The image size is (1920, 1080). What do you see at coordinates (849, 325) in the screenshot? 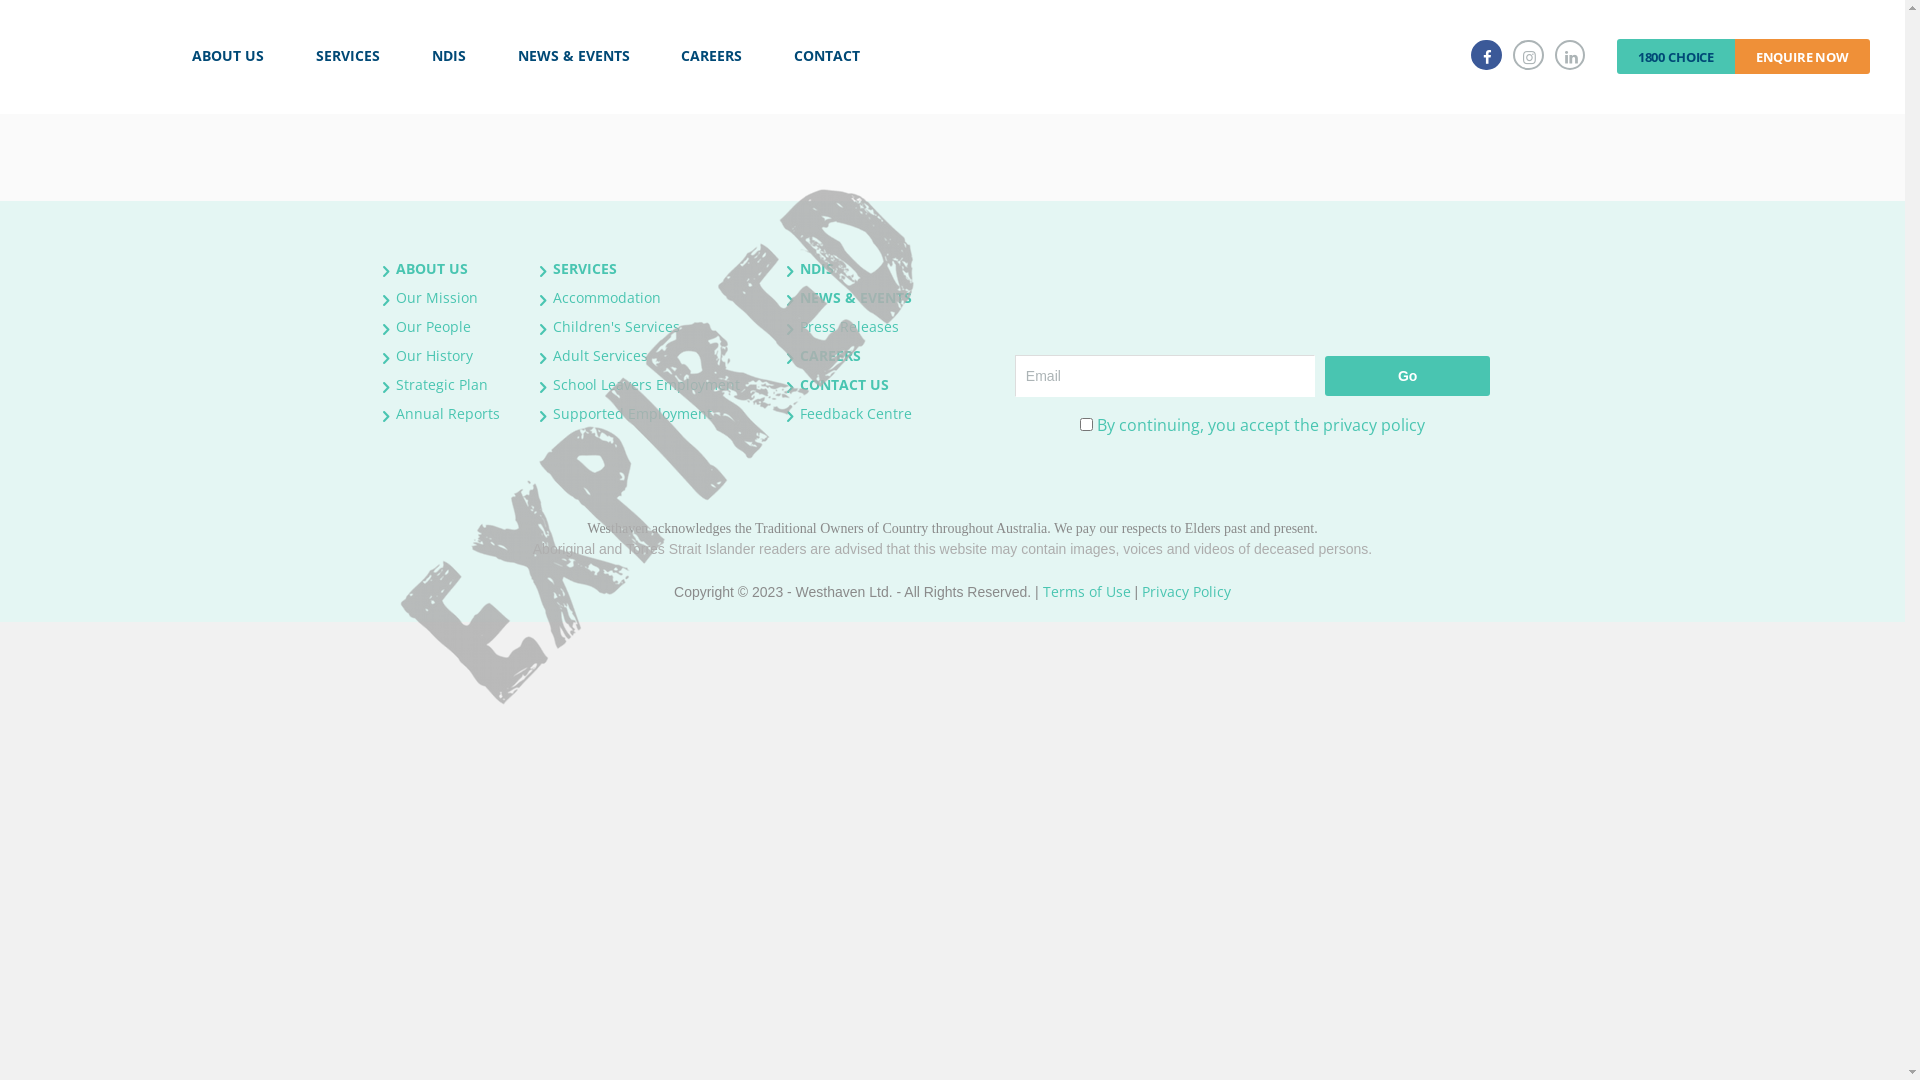
I see `'Press Releases'` at bounding box center [849, 325].